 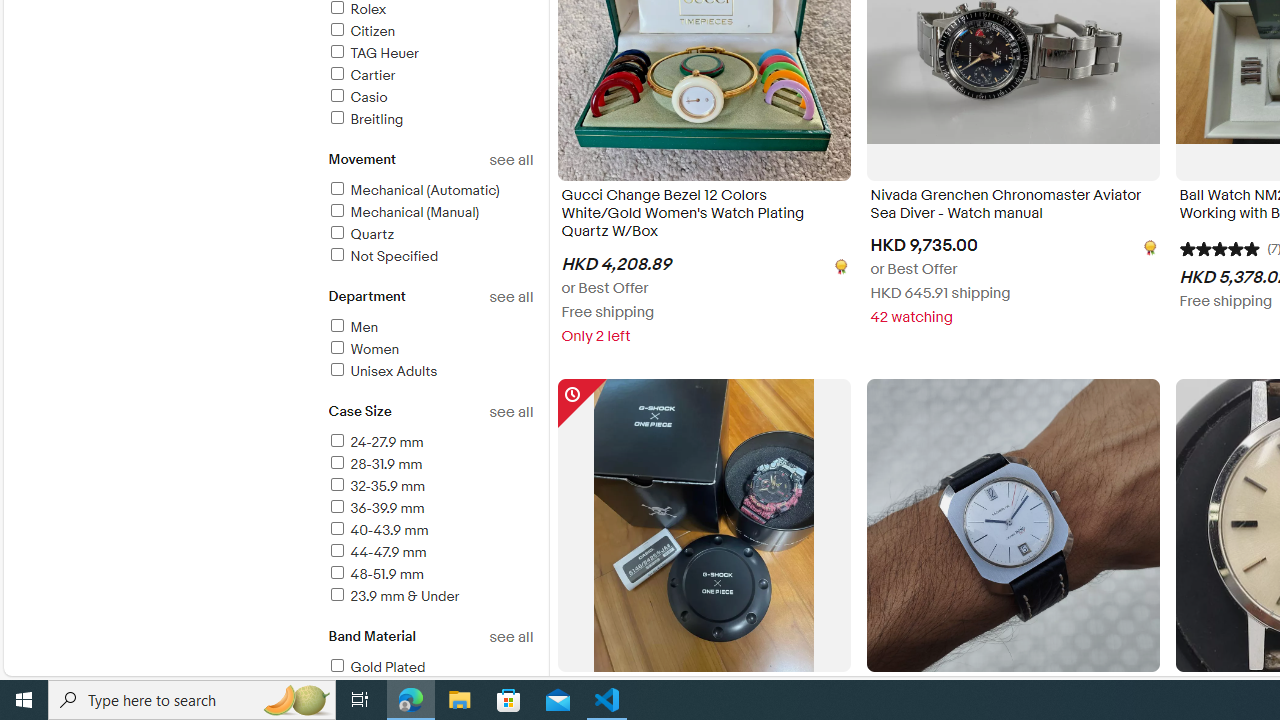 I want to click on 'See all band material refinements', so click(x=511, y=637).